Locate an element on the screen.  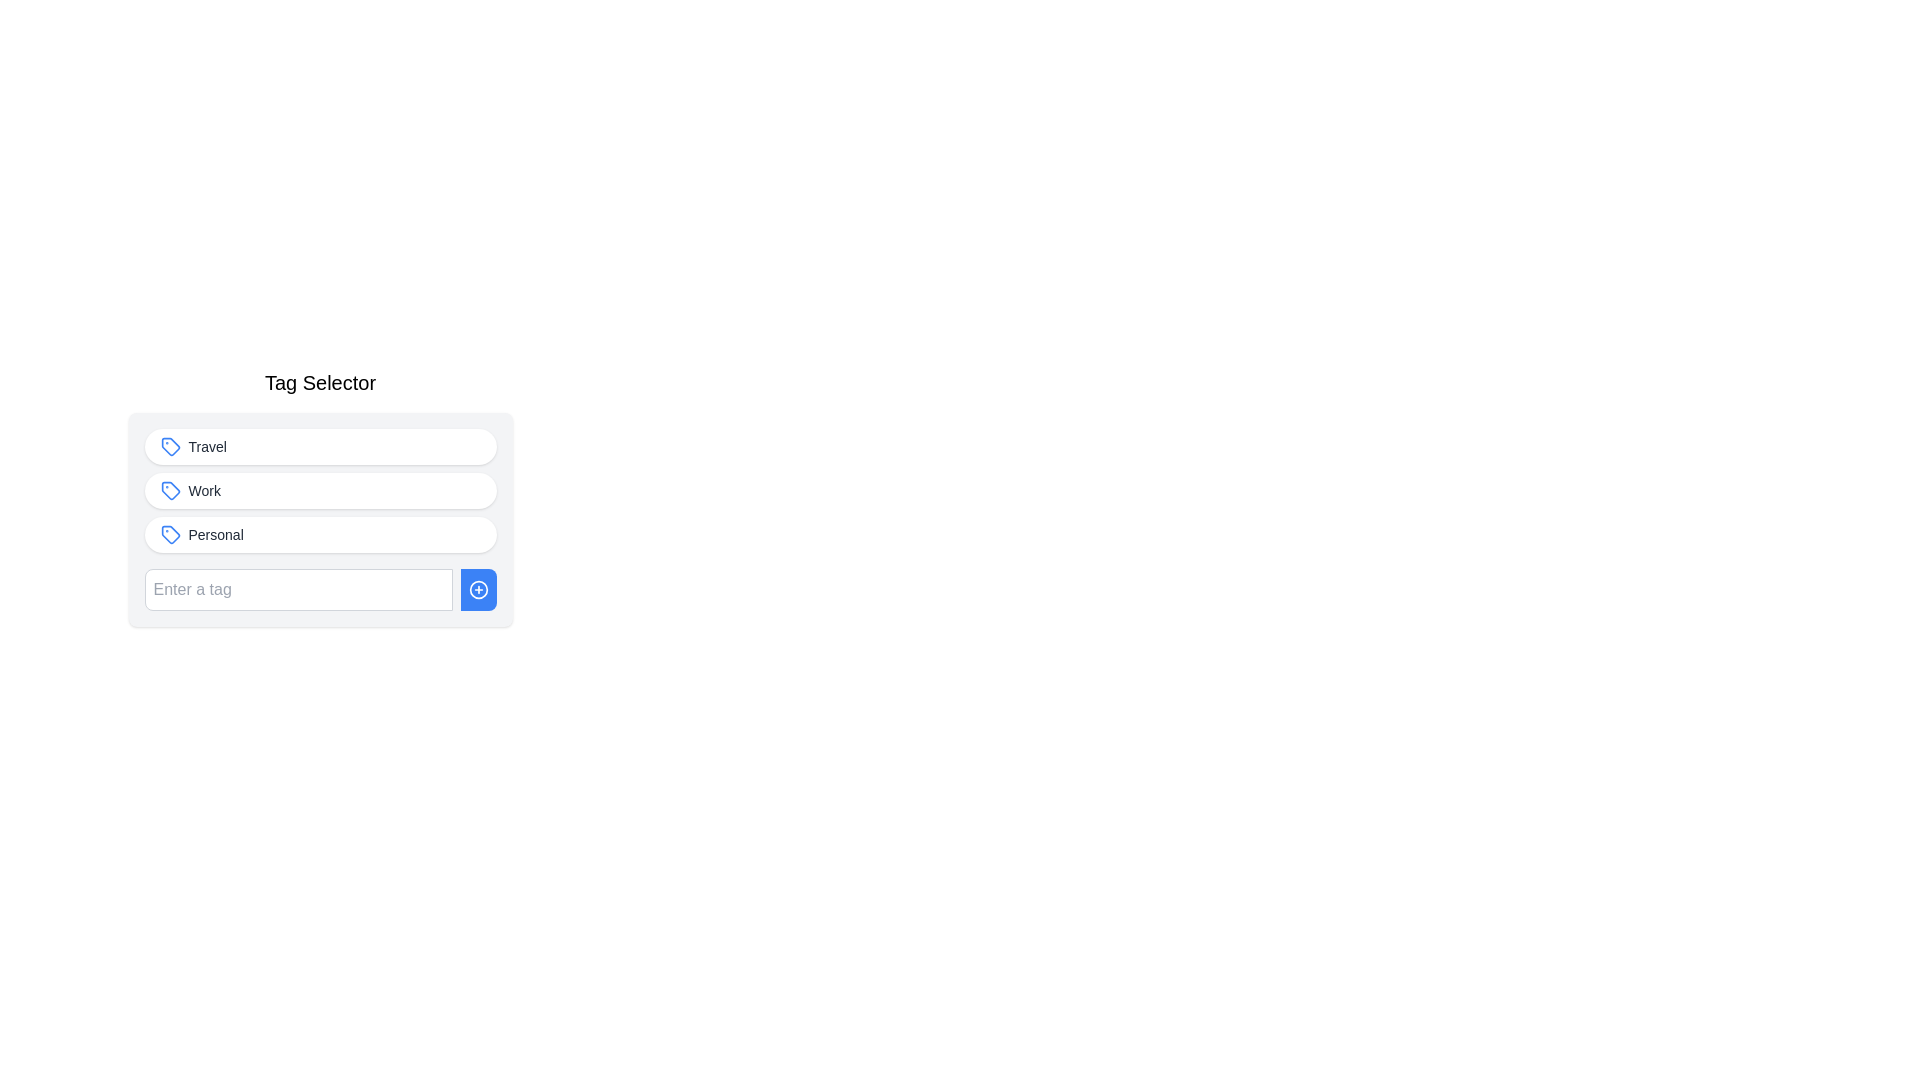
the light blue tag icon located at the second position in the vertical list of three tag icons within the 'Work' rounded rectangle button is located at coordinates (170, 490).